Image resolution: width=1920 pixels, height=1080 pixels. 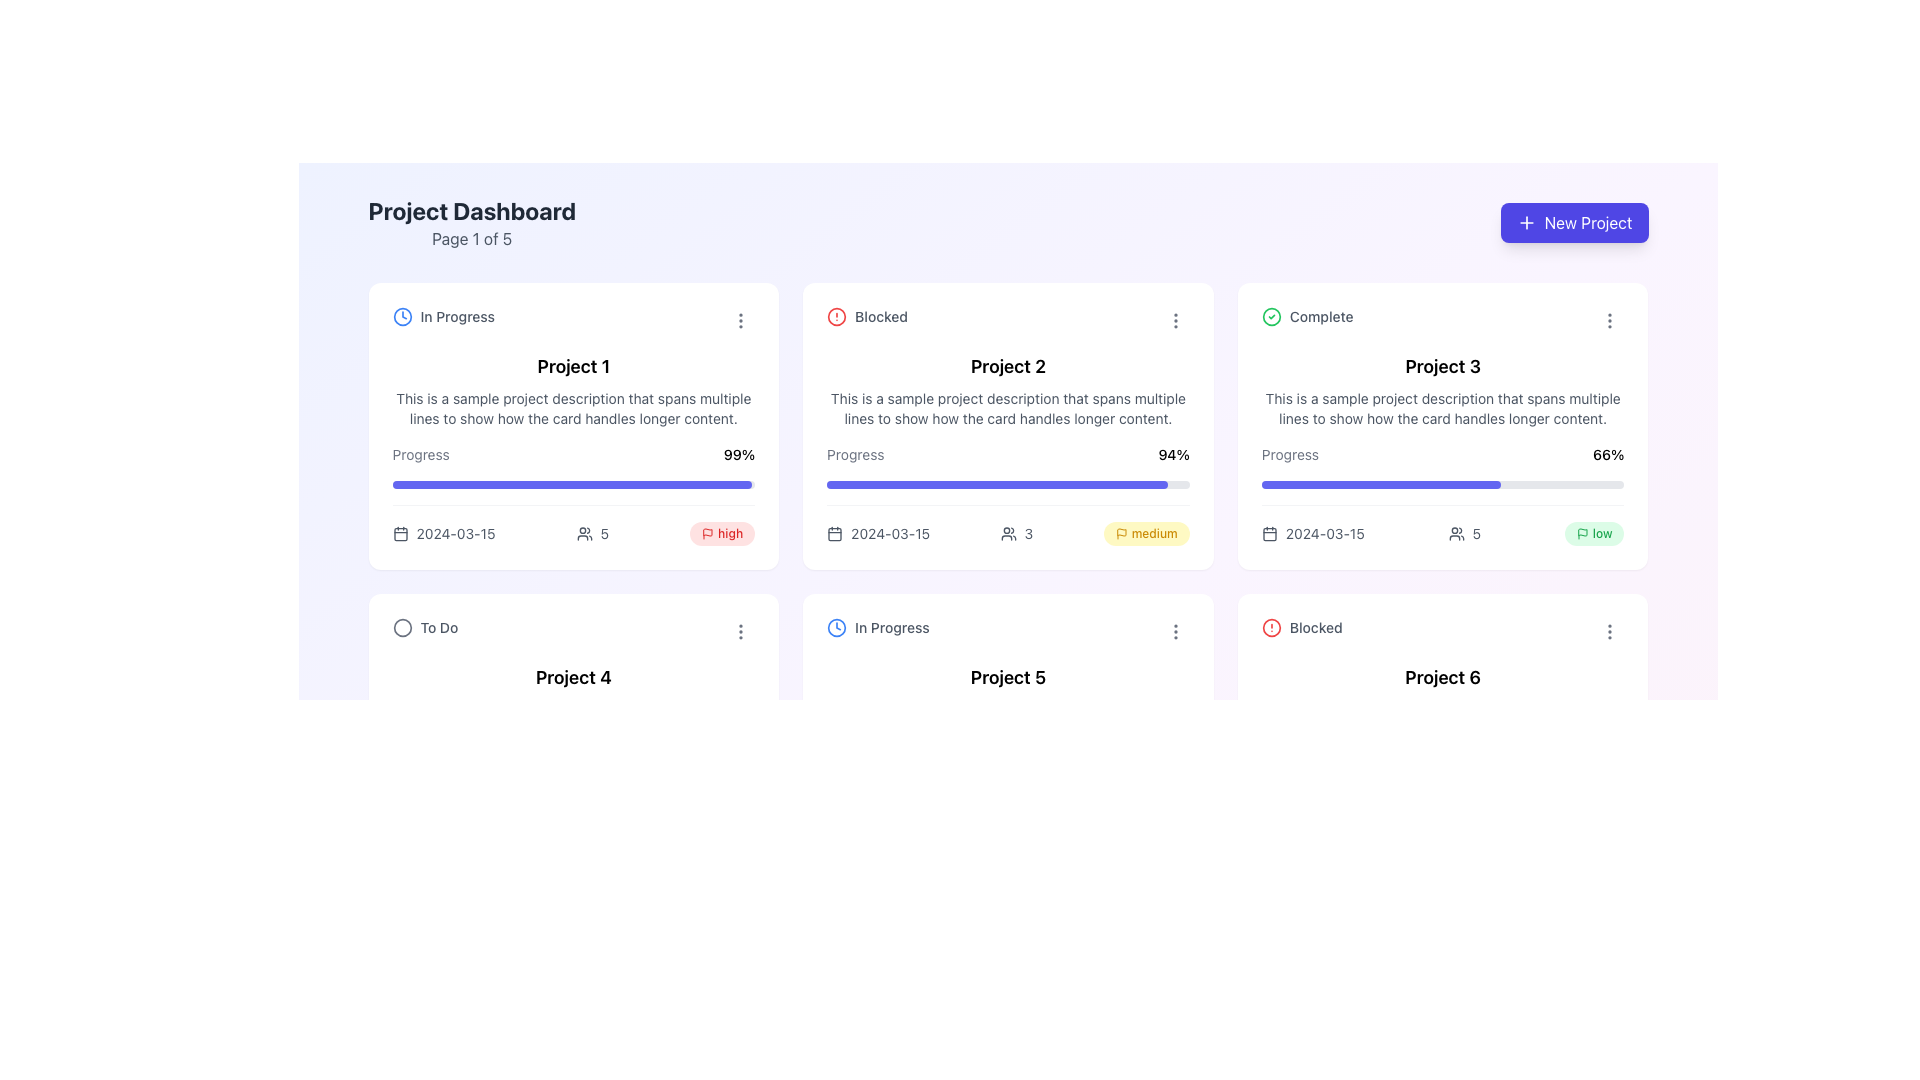 I want to click on the text label displaying 'Project Dashboard' and 'Page 1 of 5' located at the top-left section of the interface, so click(x=471, y=223).